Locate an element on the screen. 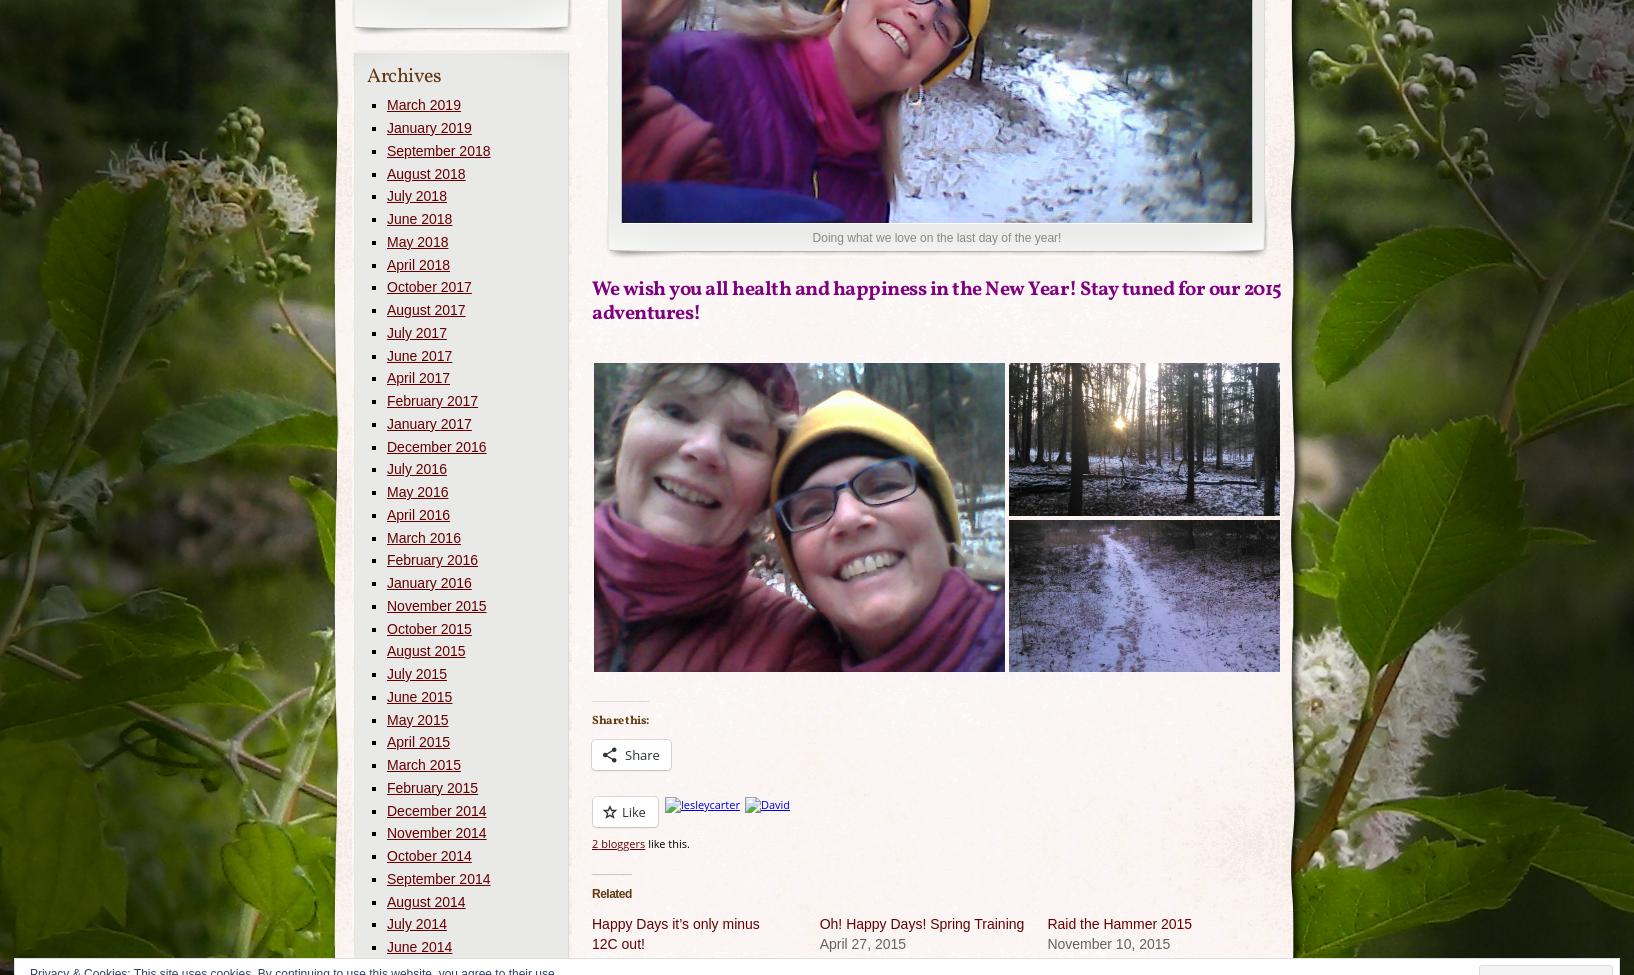  'June 2017' is located at coordinates (419, 353).